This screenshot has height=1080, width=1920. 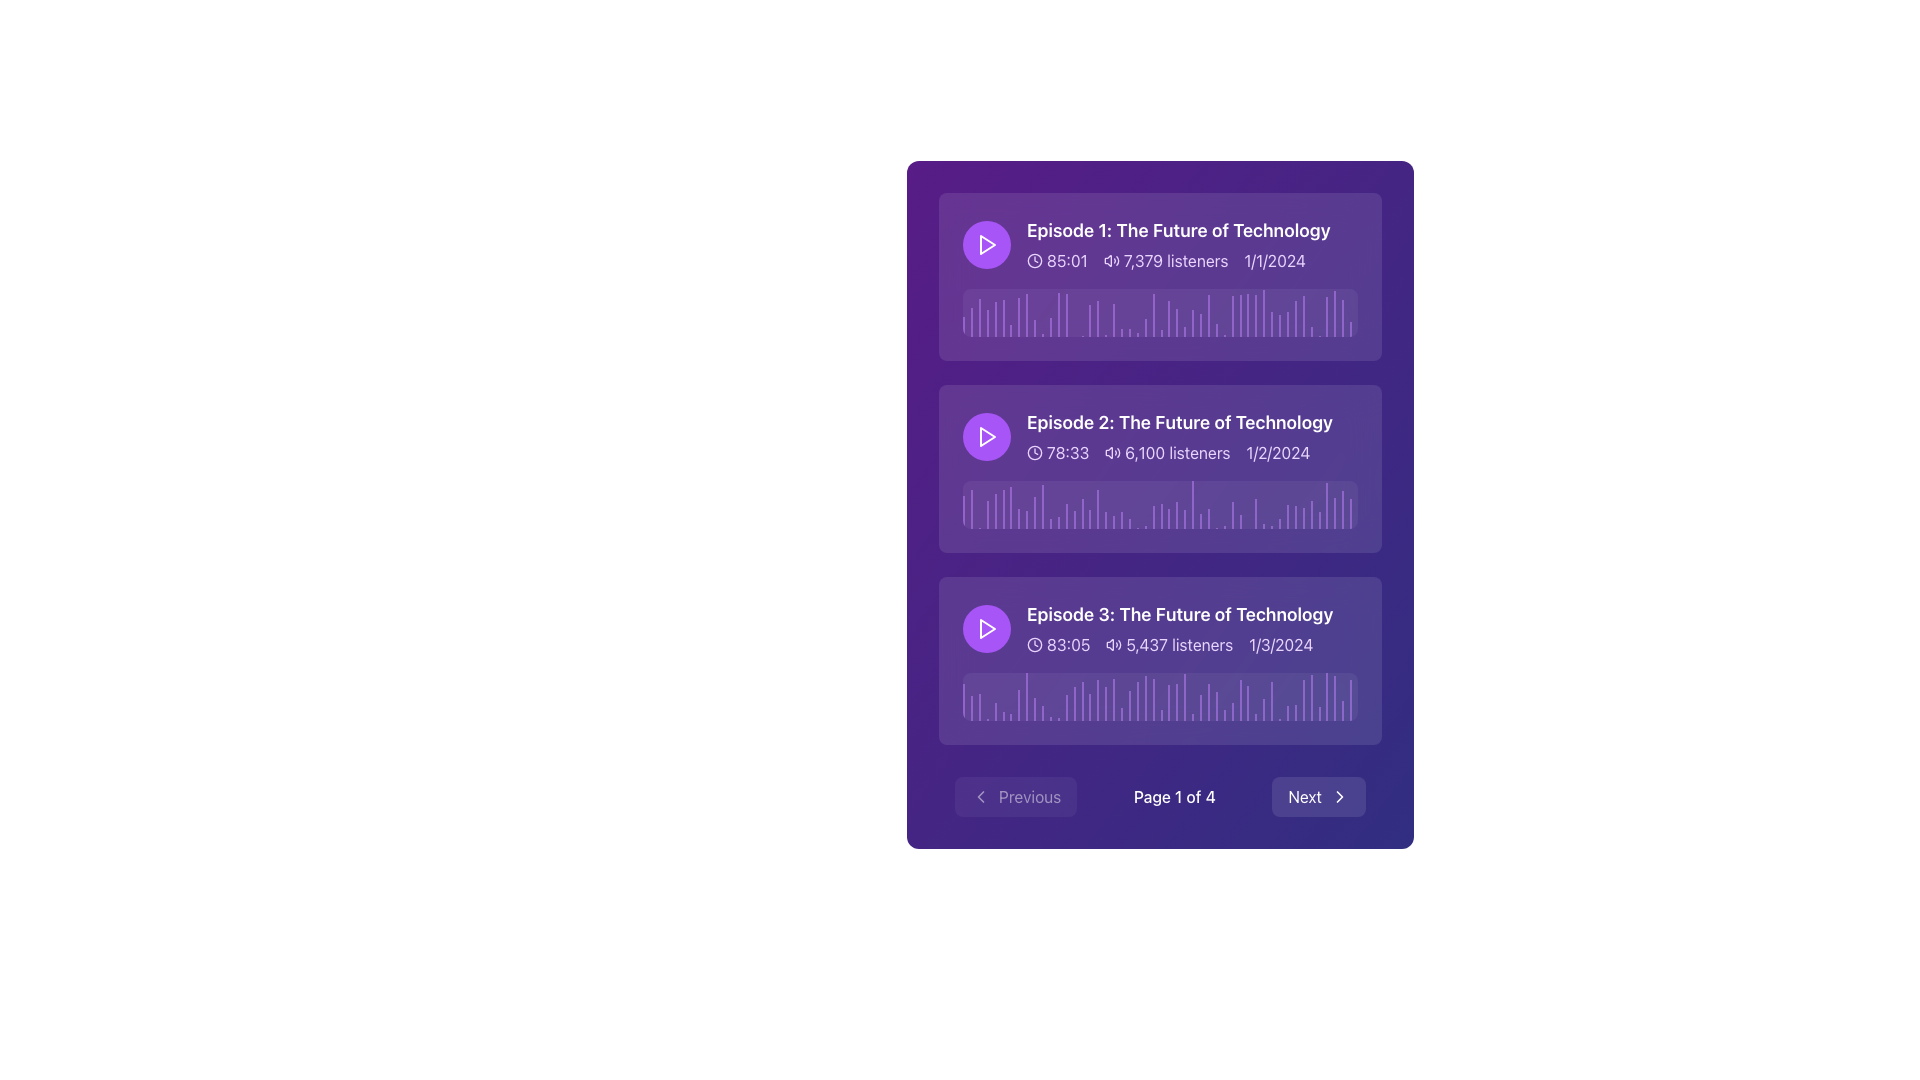 I want to click on the interactive visual marker, a thin vertical bar styled with a semi-transparent purple color, located at the far right edge of the audio playback waveform, so click(x=1335, y=313).